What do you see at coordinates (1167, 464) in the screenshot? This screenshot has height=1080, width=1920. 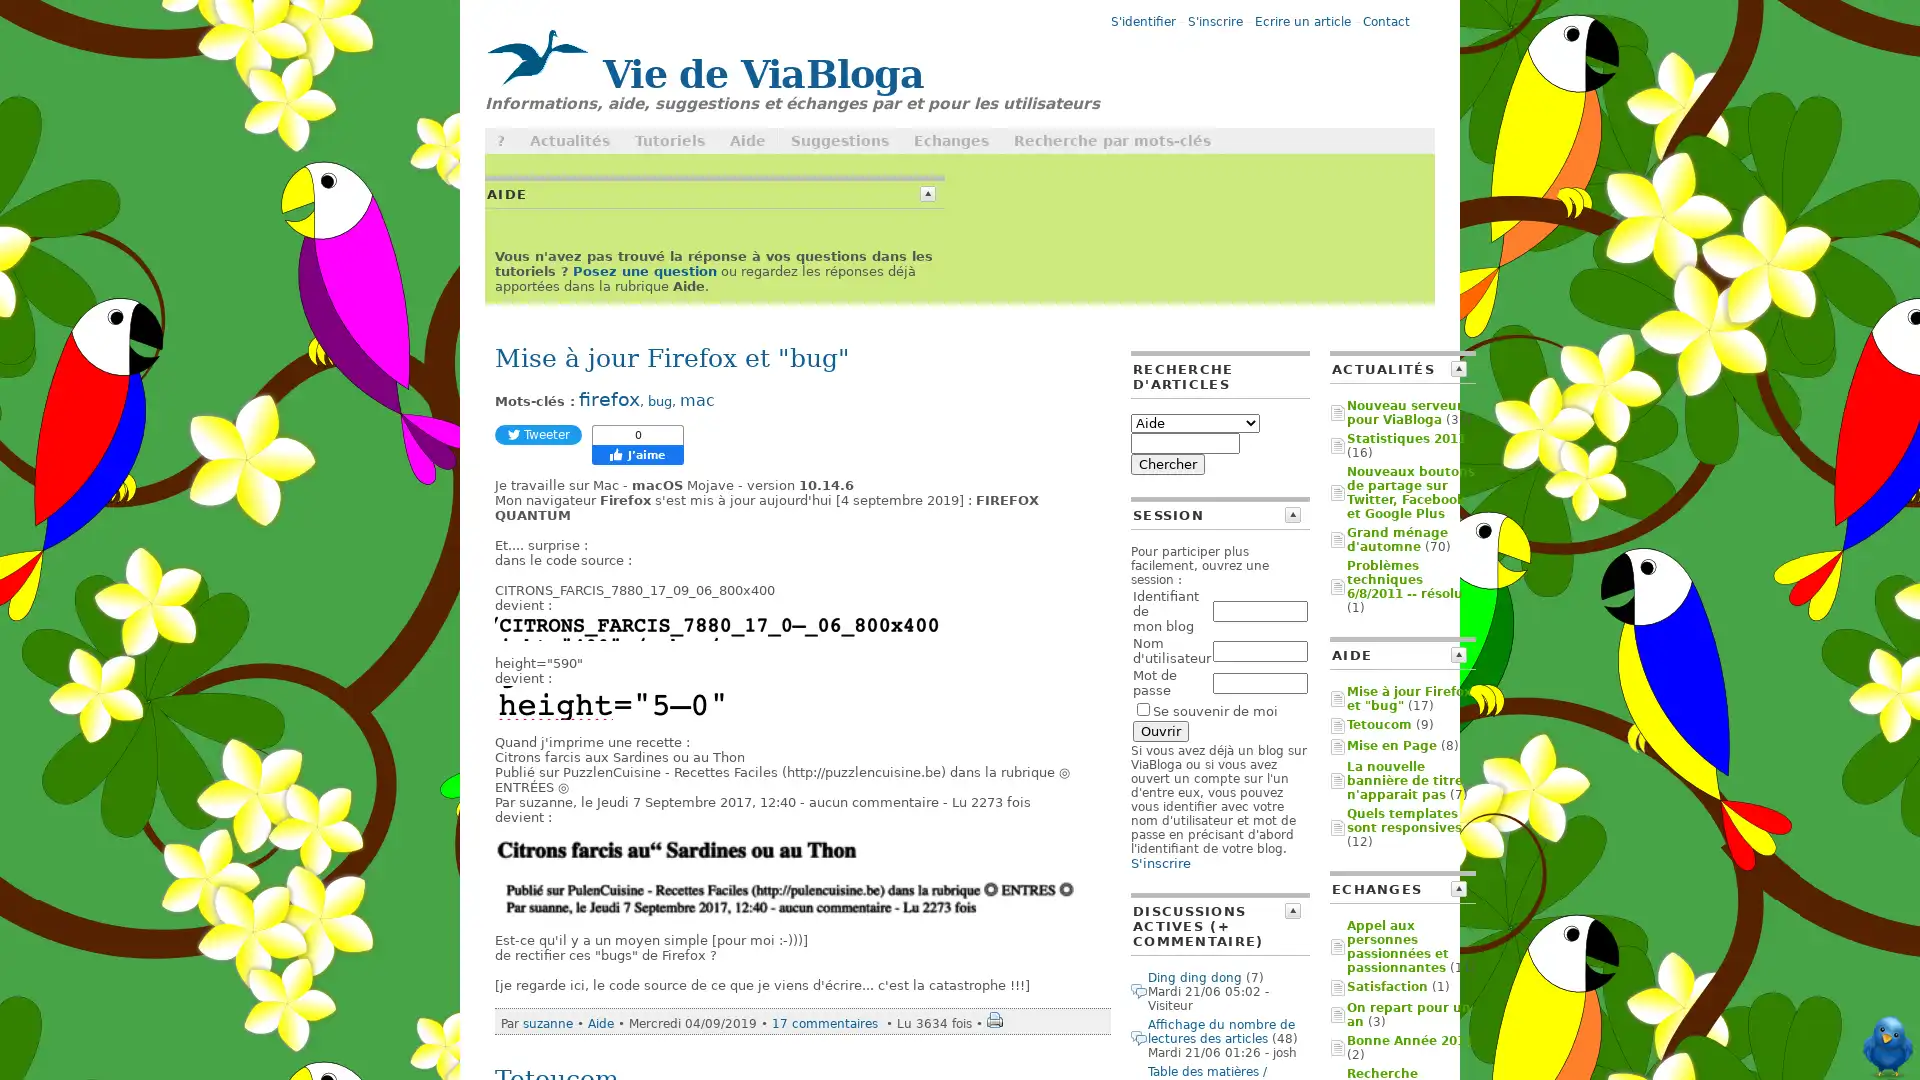 I see `Chercher` at bounding box center [1167, 464].